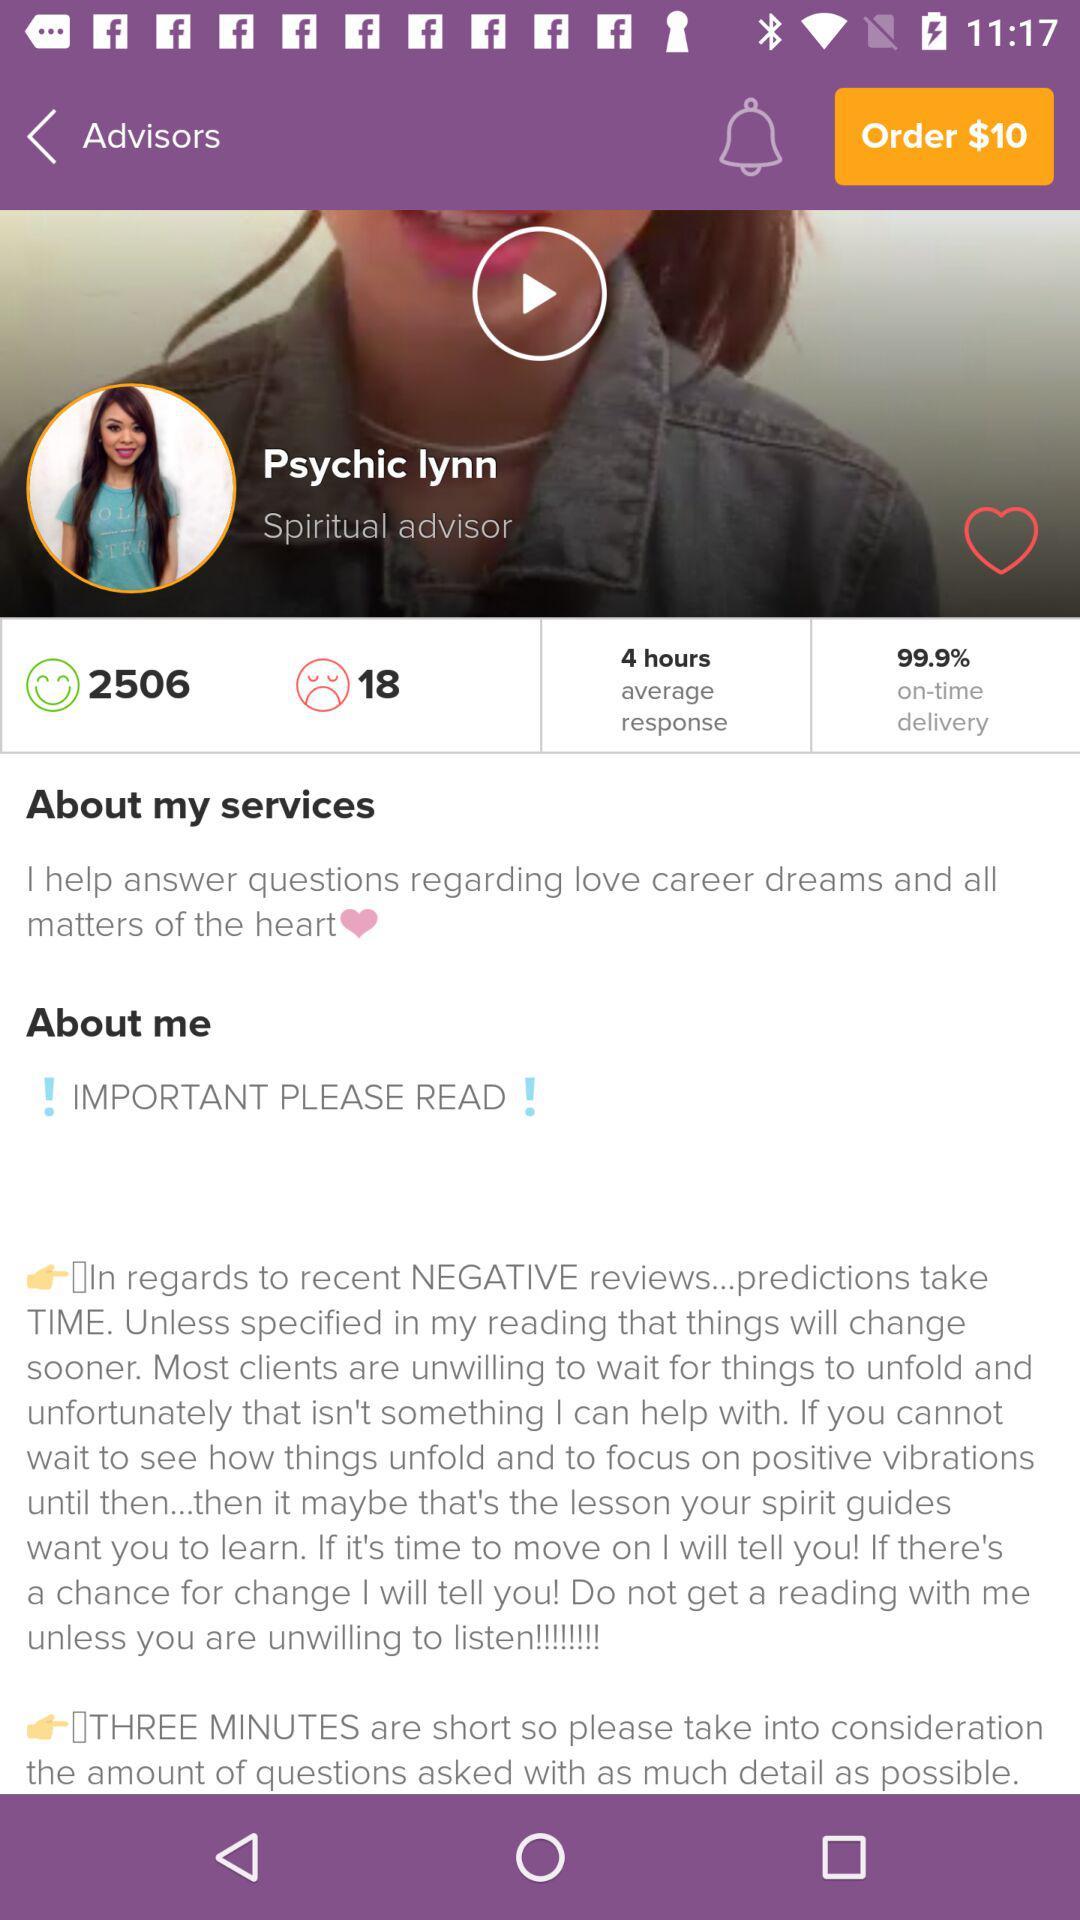 Image resolution: width=1080 pixels, height=1920 pixels. What do you see at coordinates (1001, 540) in the screenshot?
I see `the favorite icon` at bounding box center [1001, 540].